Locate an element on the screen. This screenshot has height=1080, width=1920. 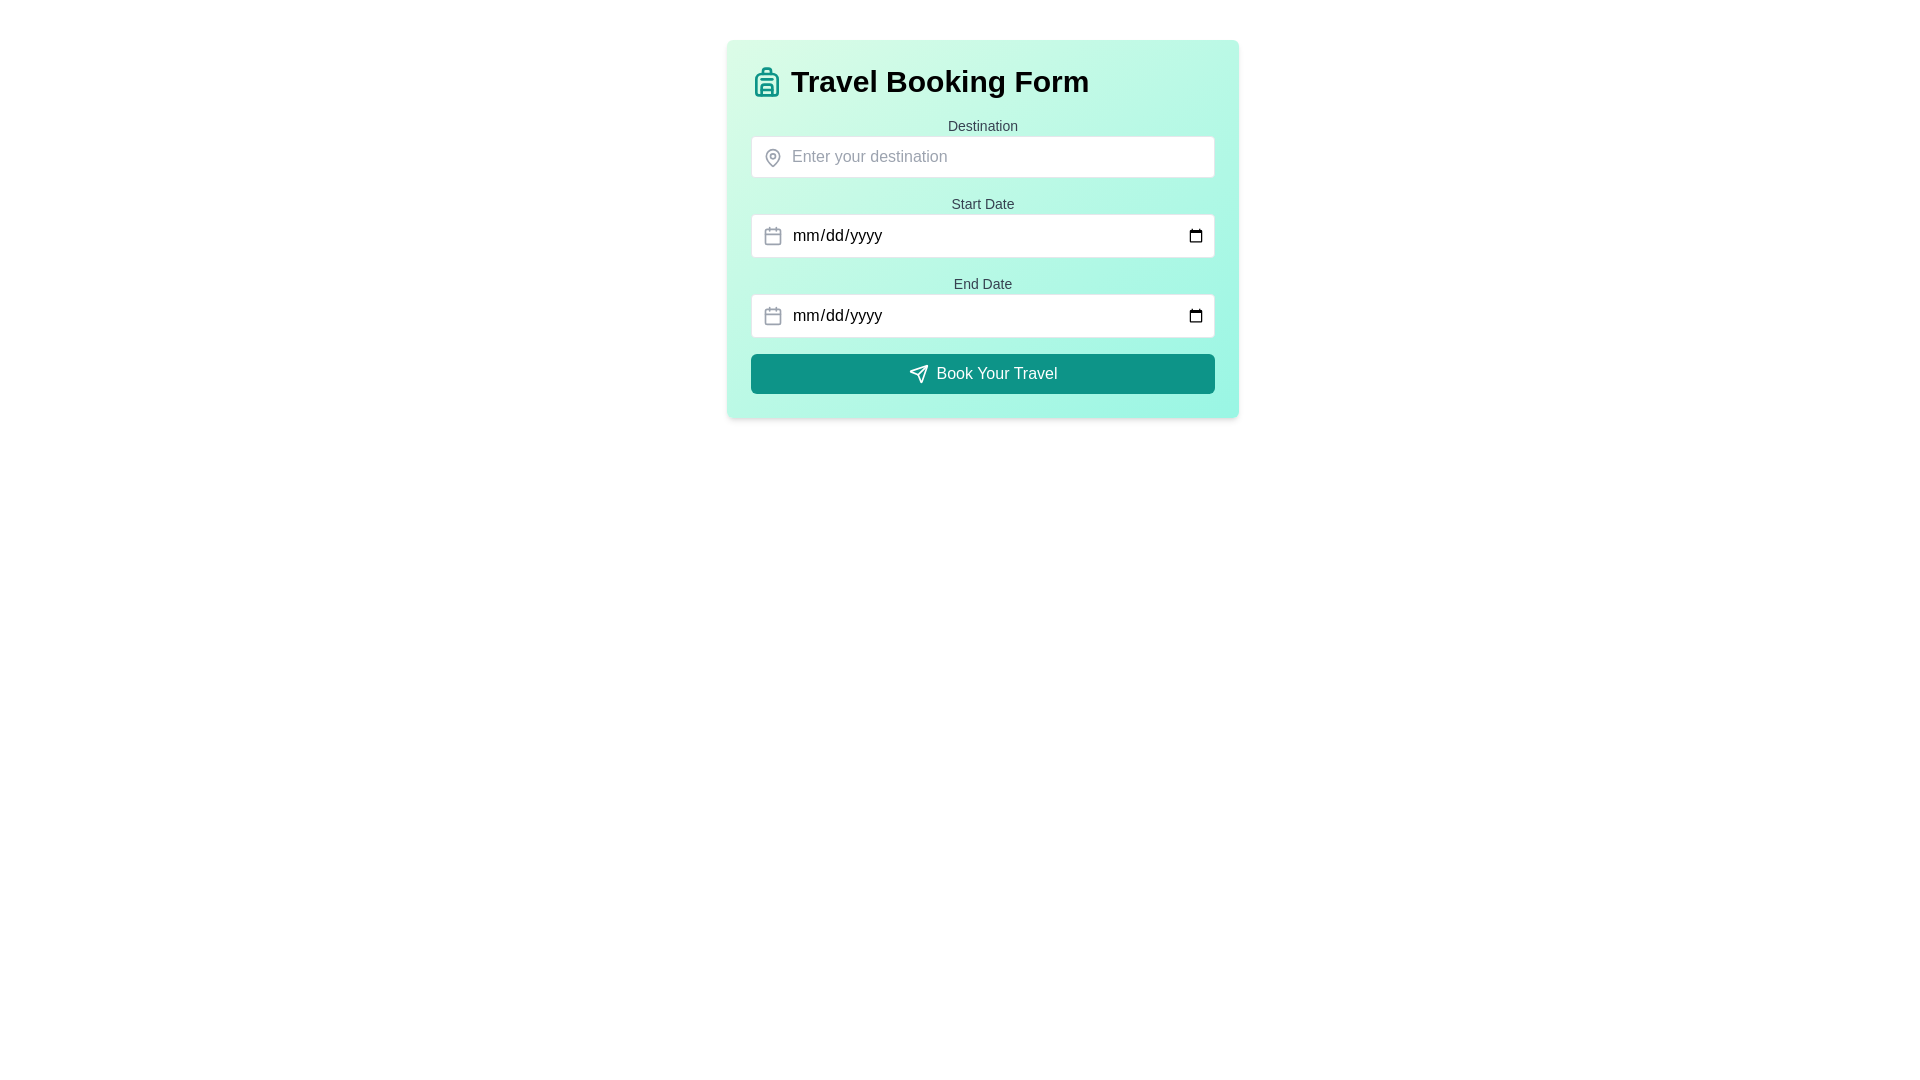
the rounded rectangle SVG graphic element resembling a calendar icon, which is adjacent to the 'End Date' text field is located at coordinates (771, 315).